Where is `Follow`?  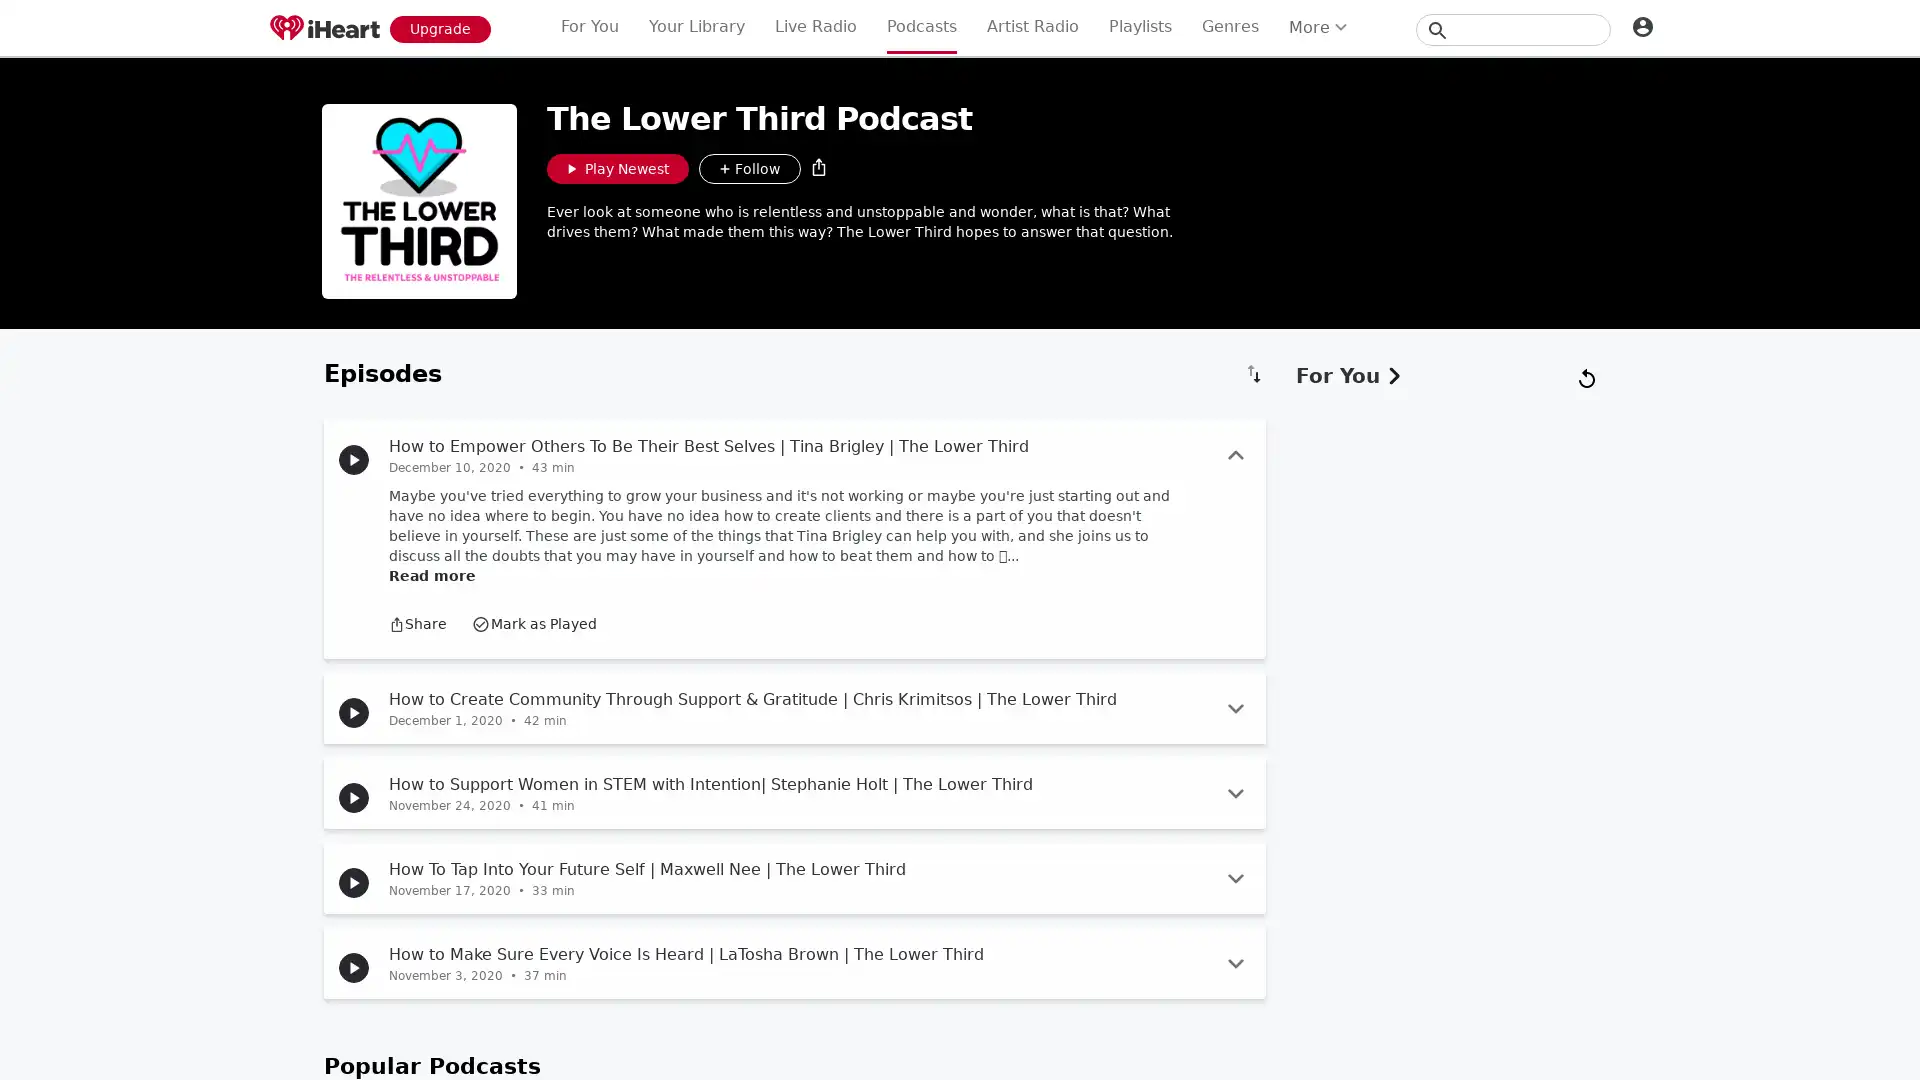
Follow is located at coordinates (748, 168).